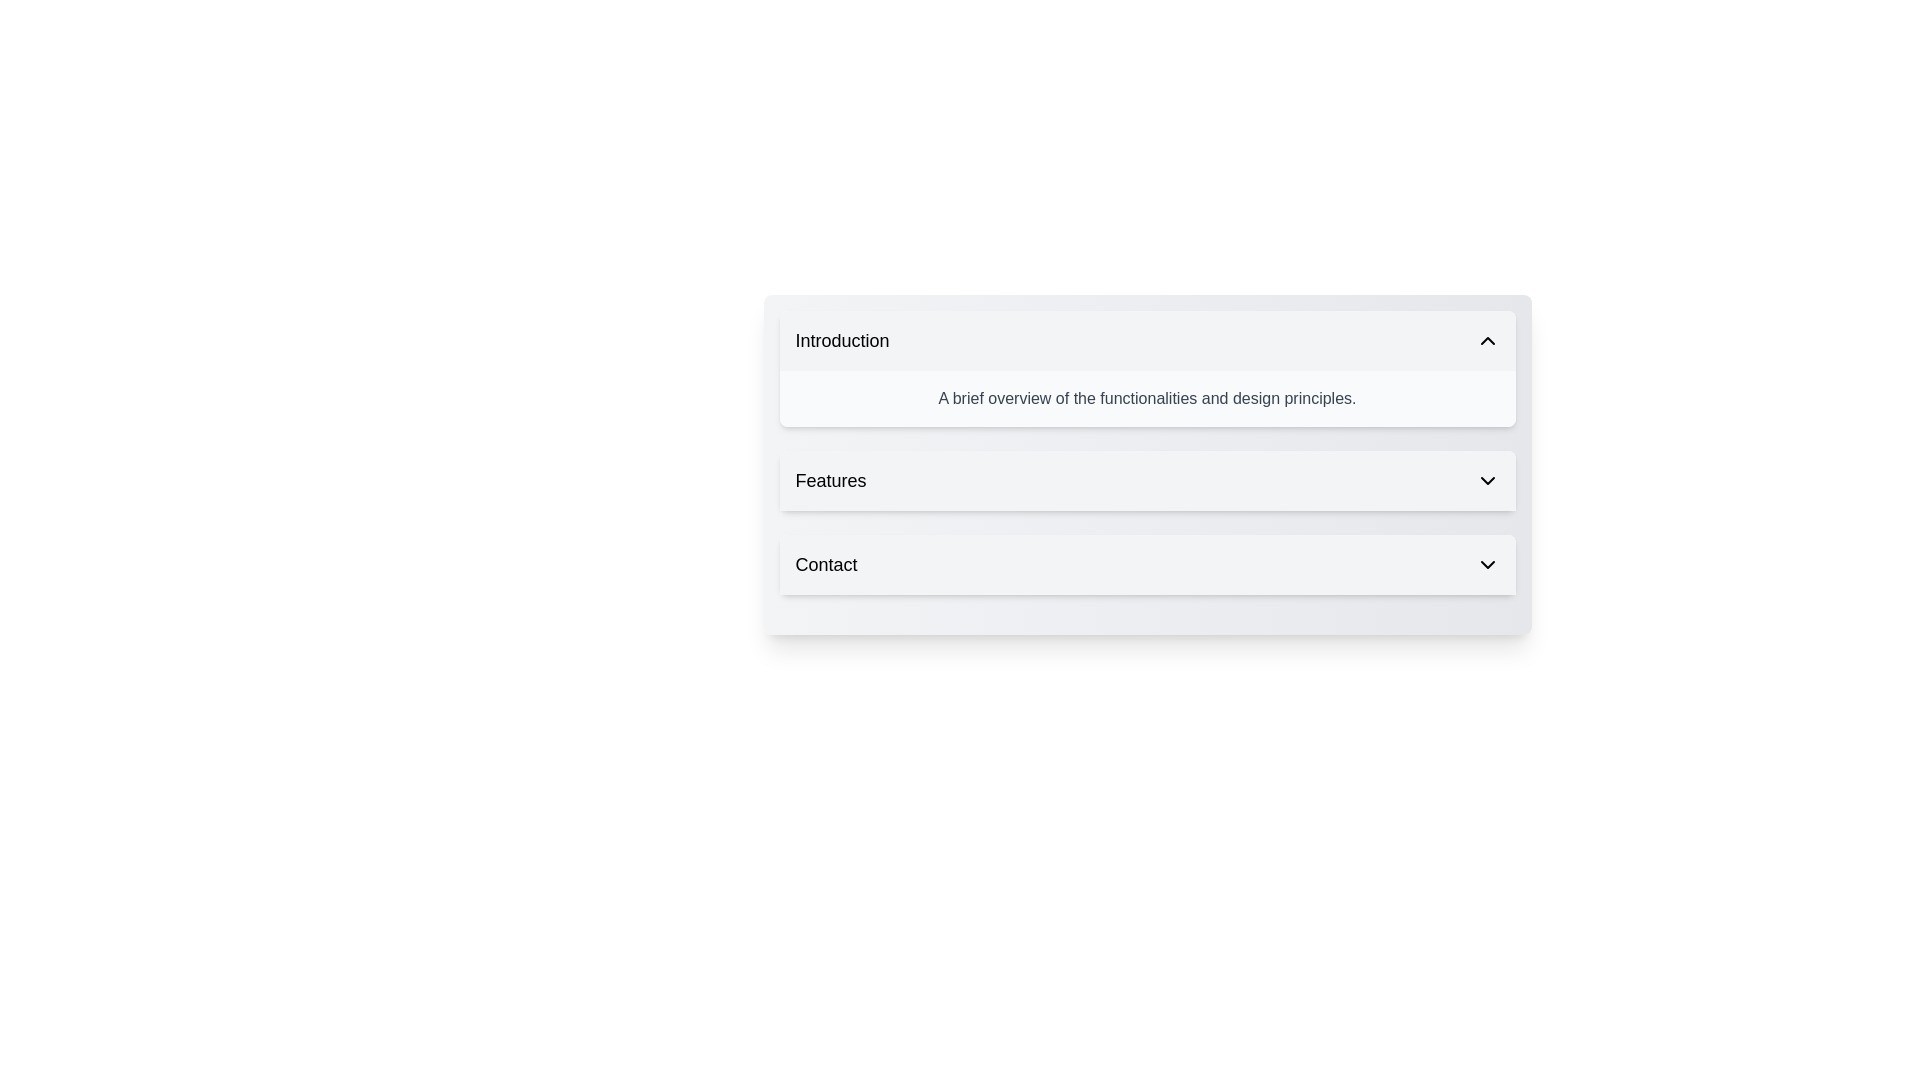 The image size is (1920, 1080). What do you see at coordinates (1487, 481) in the screenshot?
I see `the downward-pointing chevron icon, which indicates the collapsible nature of the 'Features' section in the accordion interface` at bounding box center [1487, 481].